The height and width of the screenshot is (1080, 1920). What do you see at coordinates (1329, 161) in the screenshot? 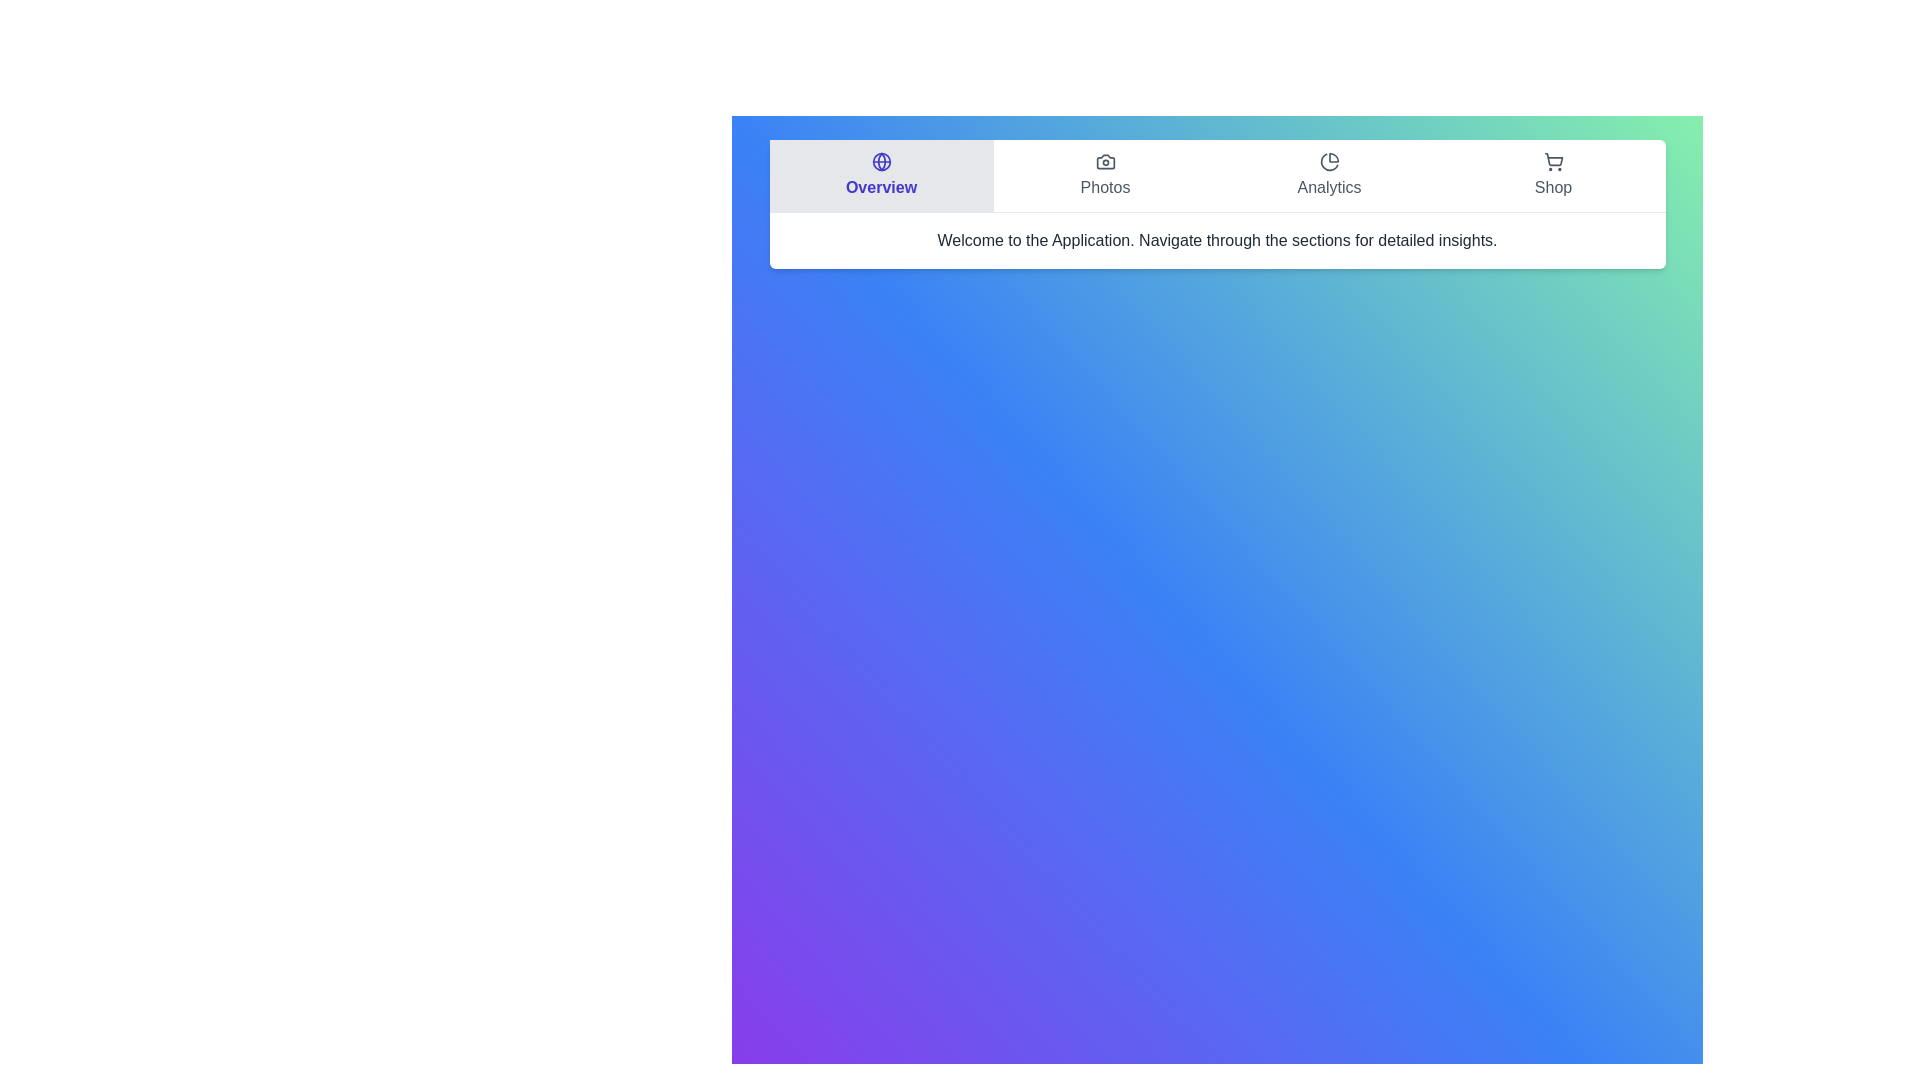
I see `the pie chart icon located in the 'Analytics' section of the top navigation bar` at bounding box center [1329, 161].